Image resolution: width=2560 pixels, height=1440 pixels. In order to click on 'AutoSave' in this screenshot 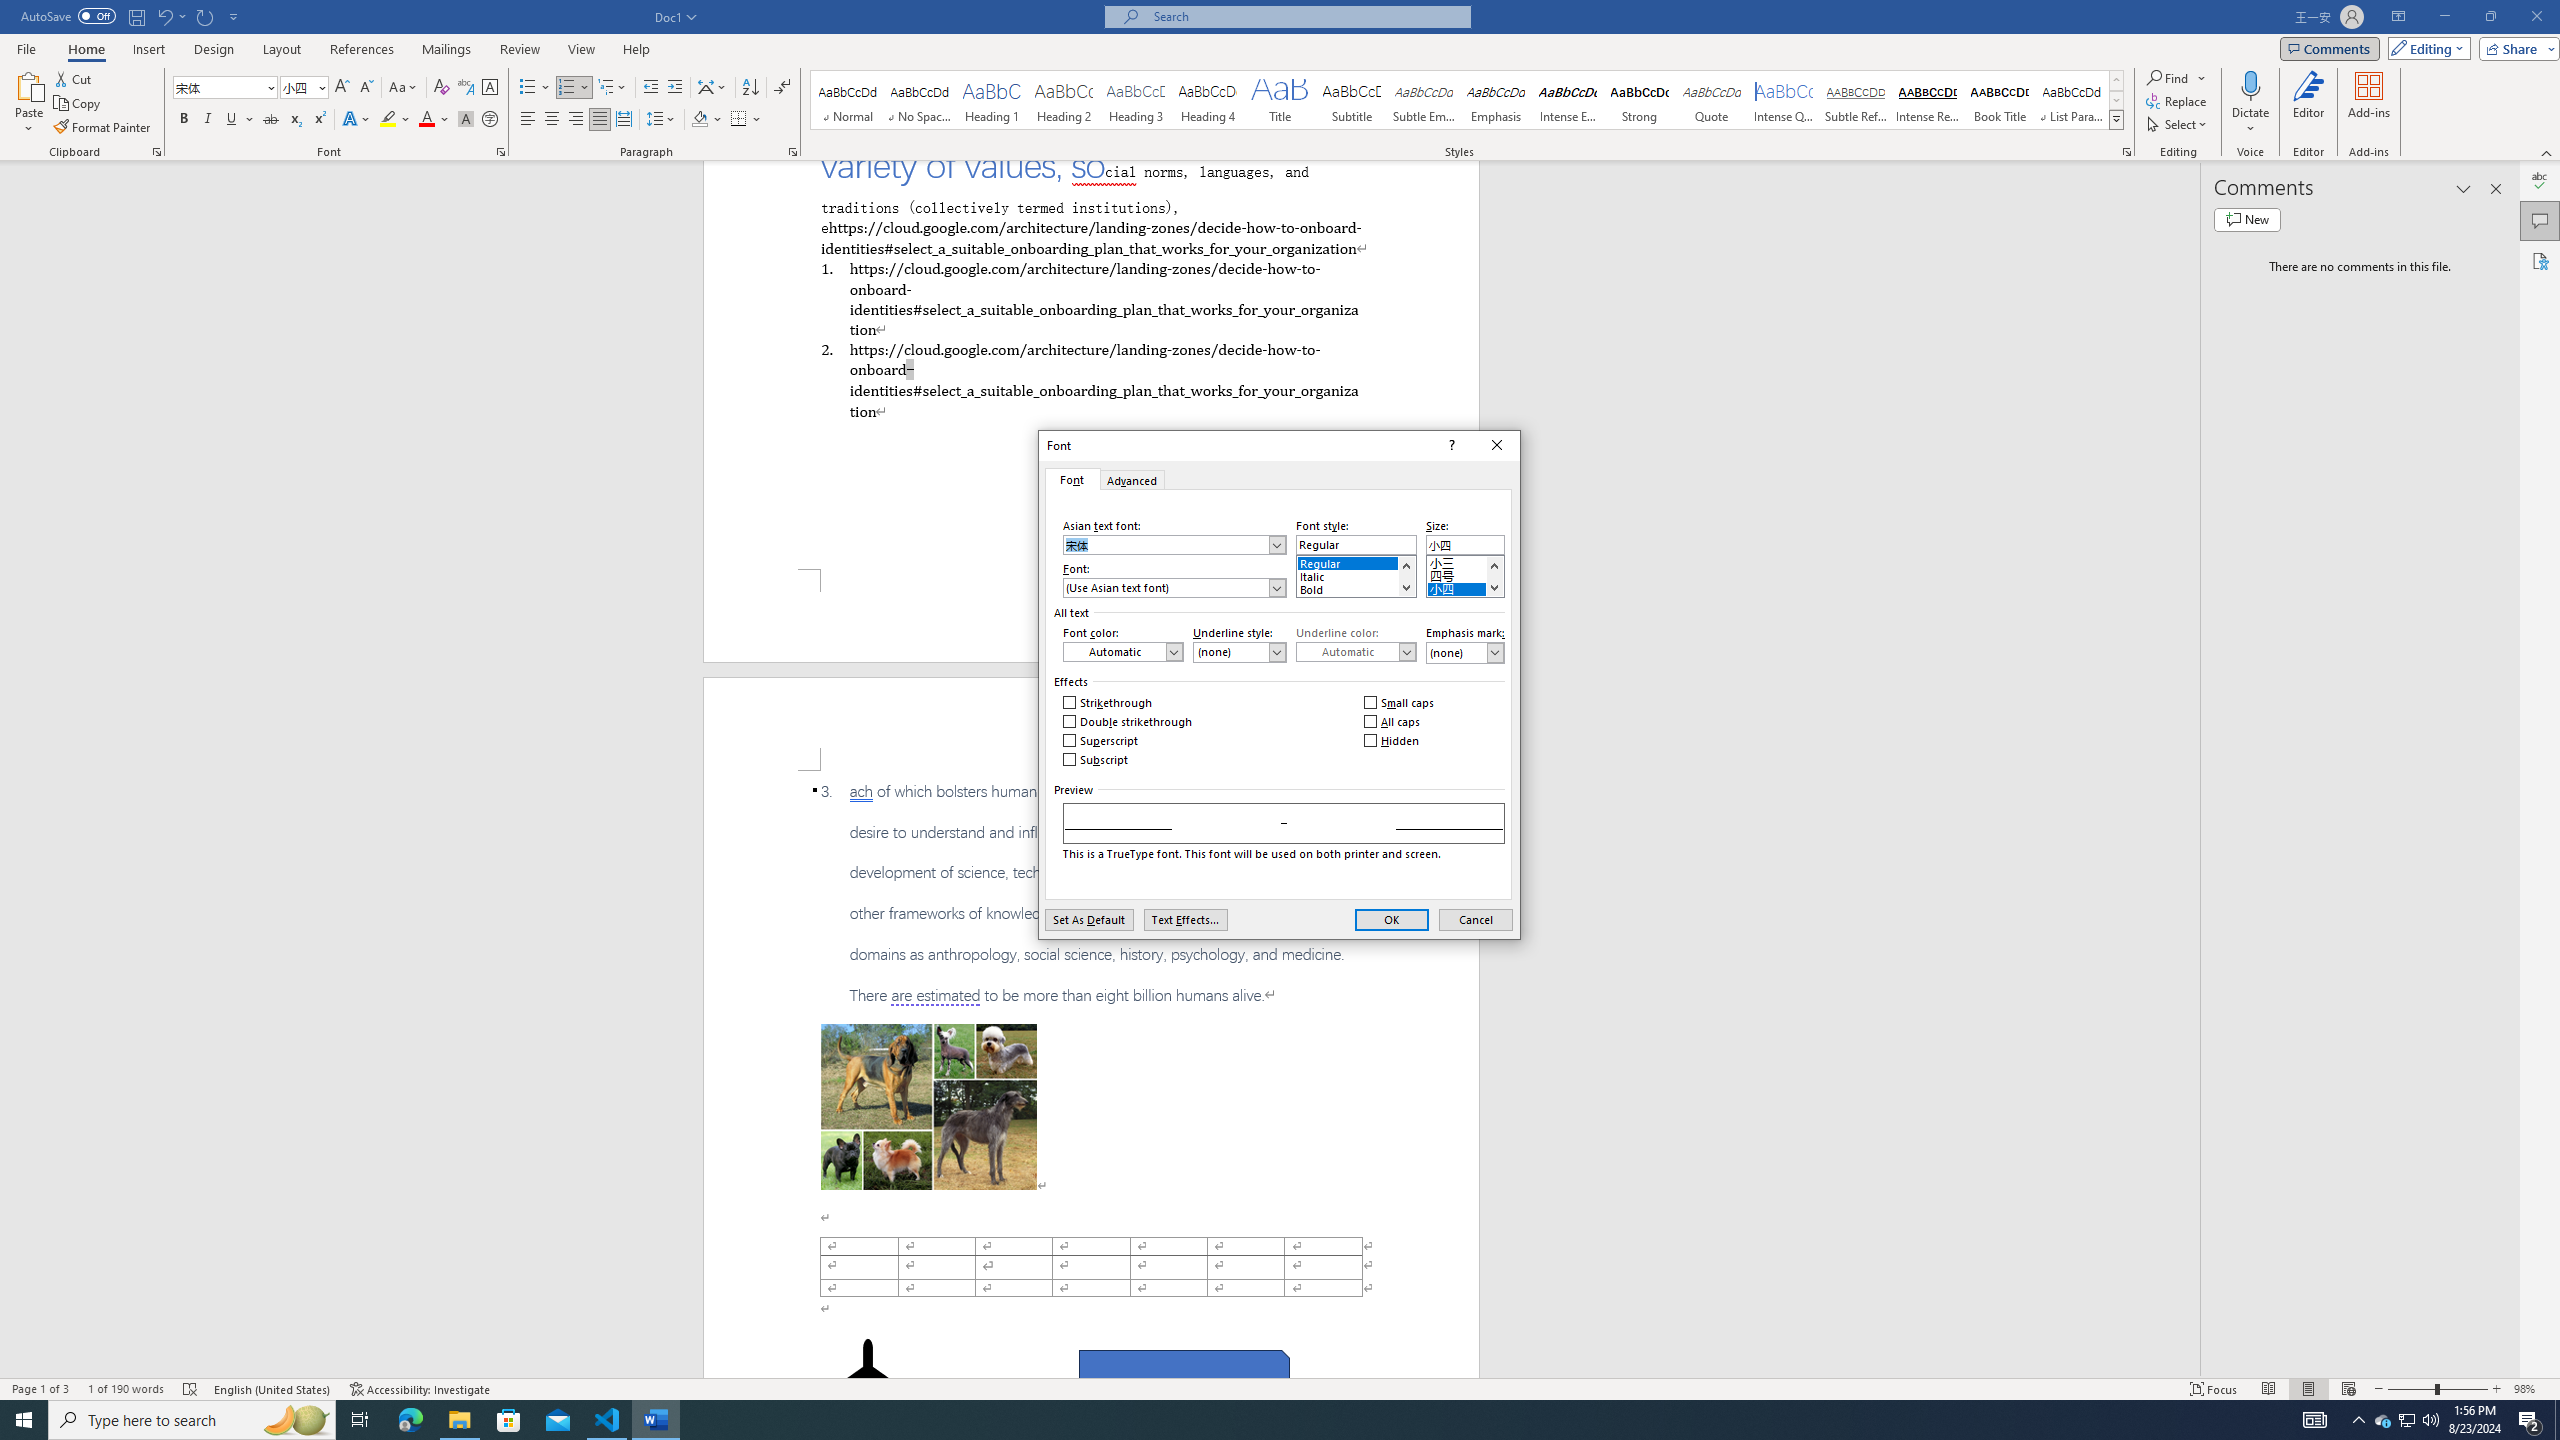, I will do `click(69, 15)`.